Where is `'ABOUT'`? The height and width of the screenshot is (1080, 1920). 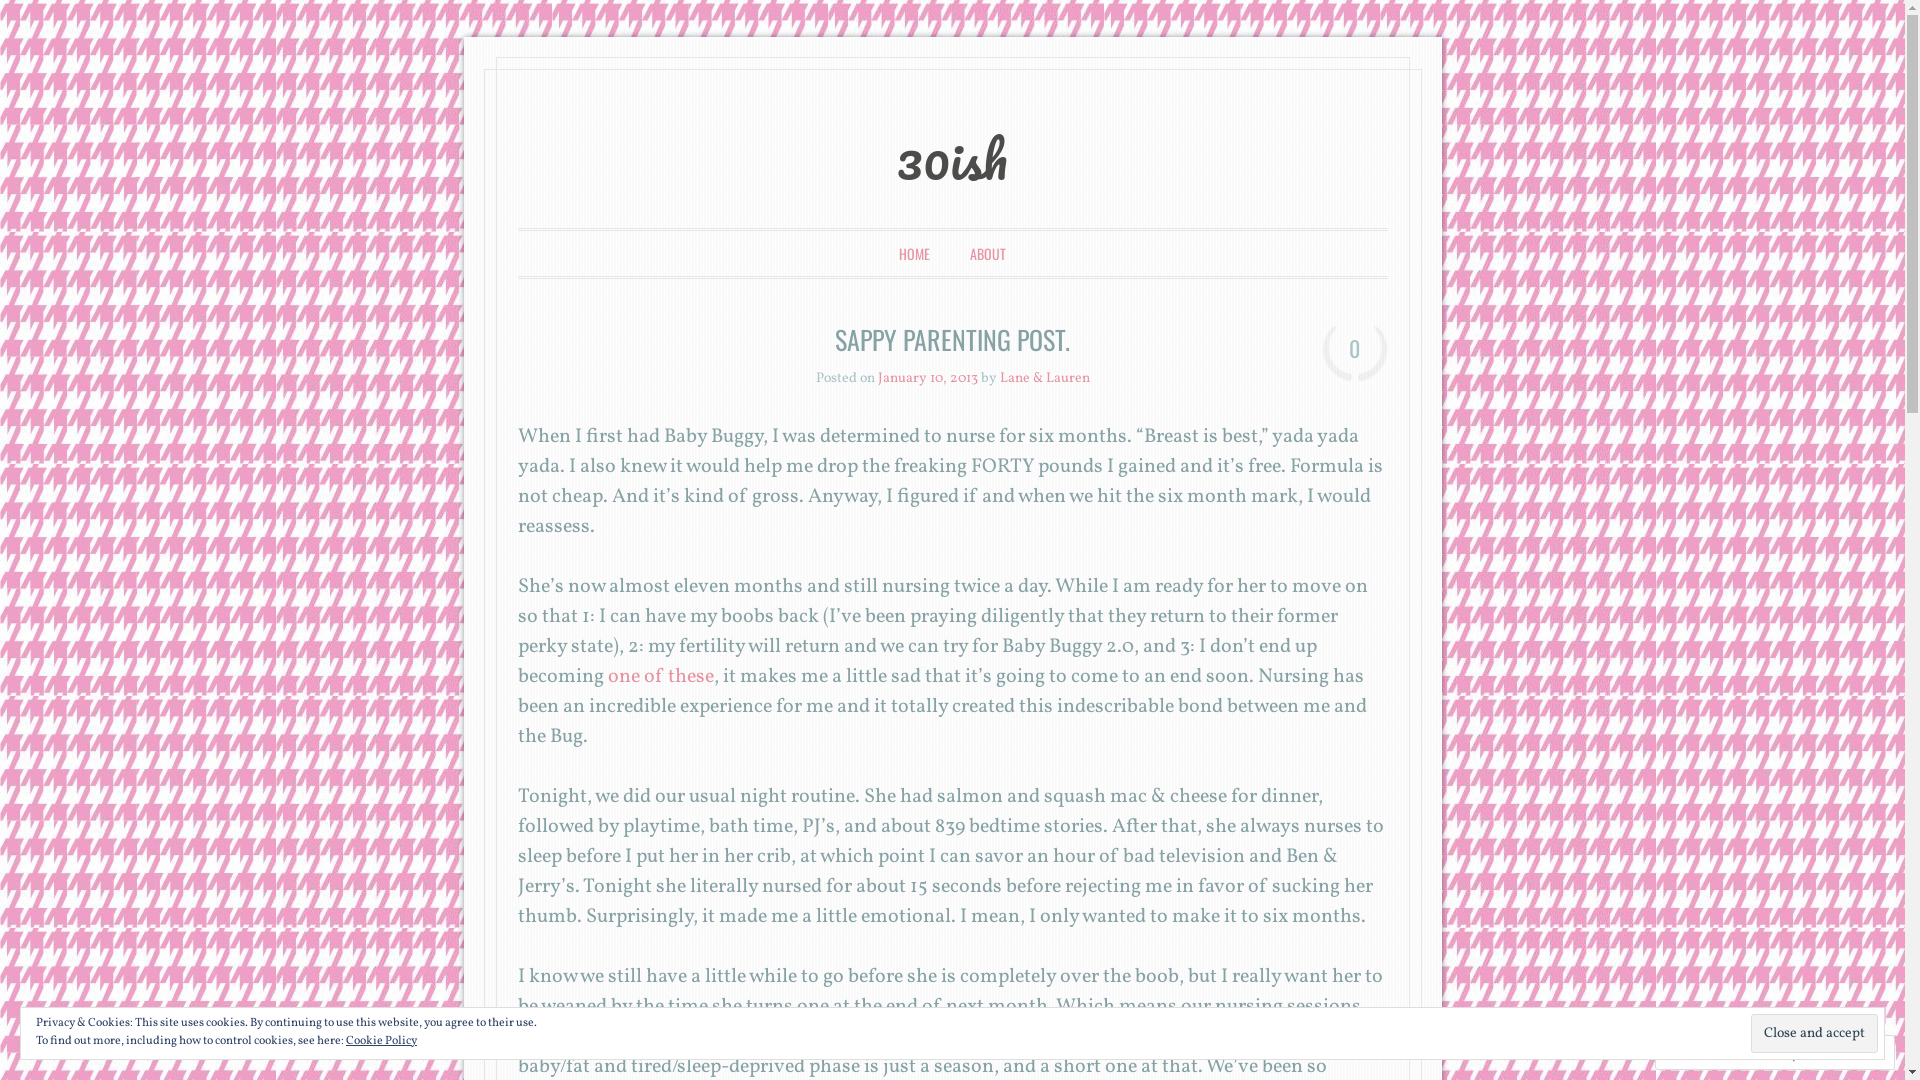 'ABOUT' is located at coordinates (988, 252).